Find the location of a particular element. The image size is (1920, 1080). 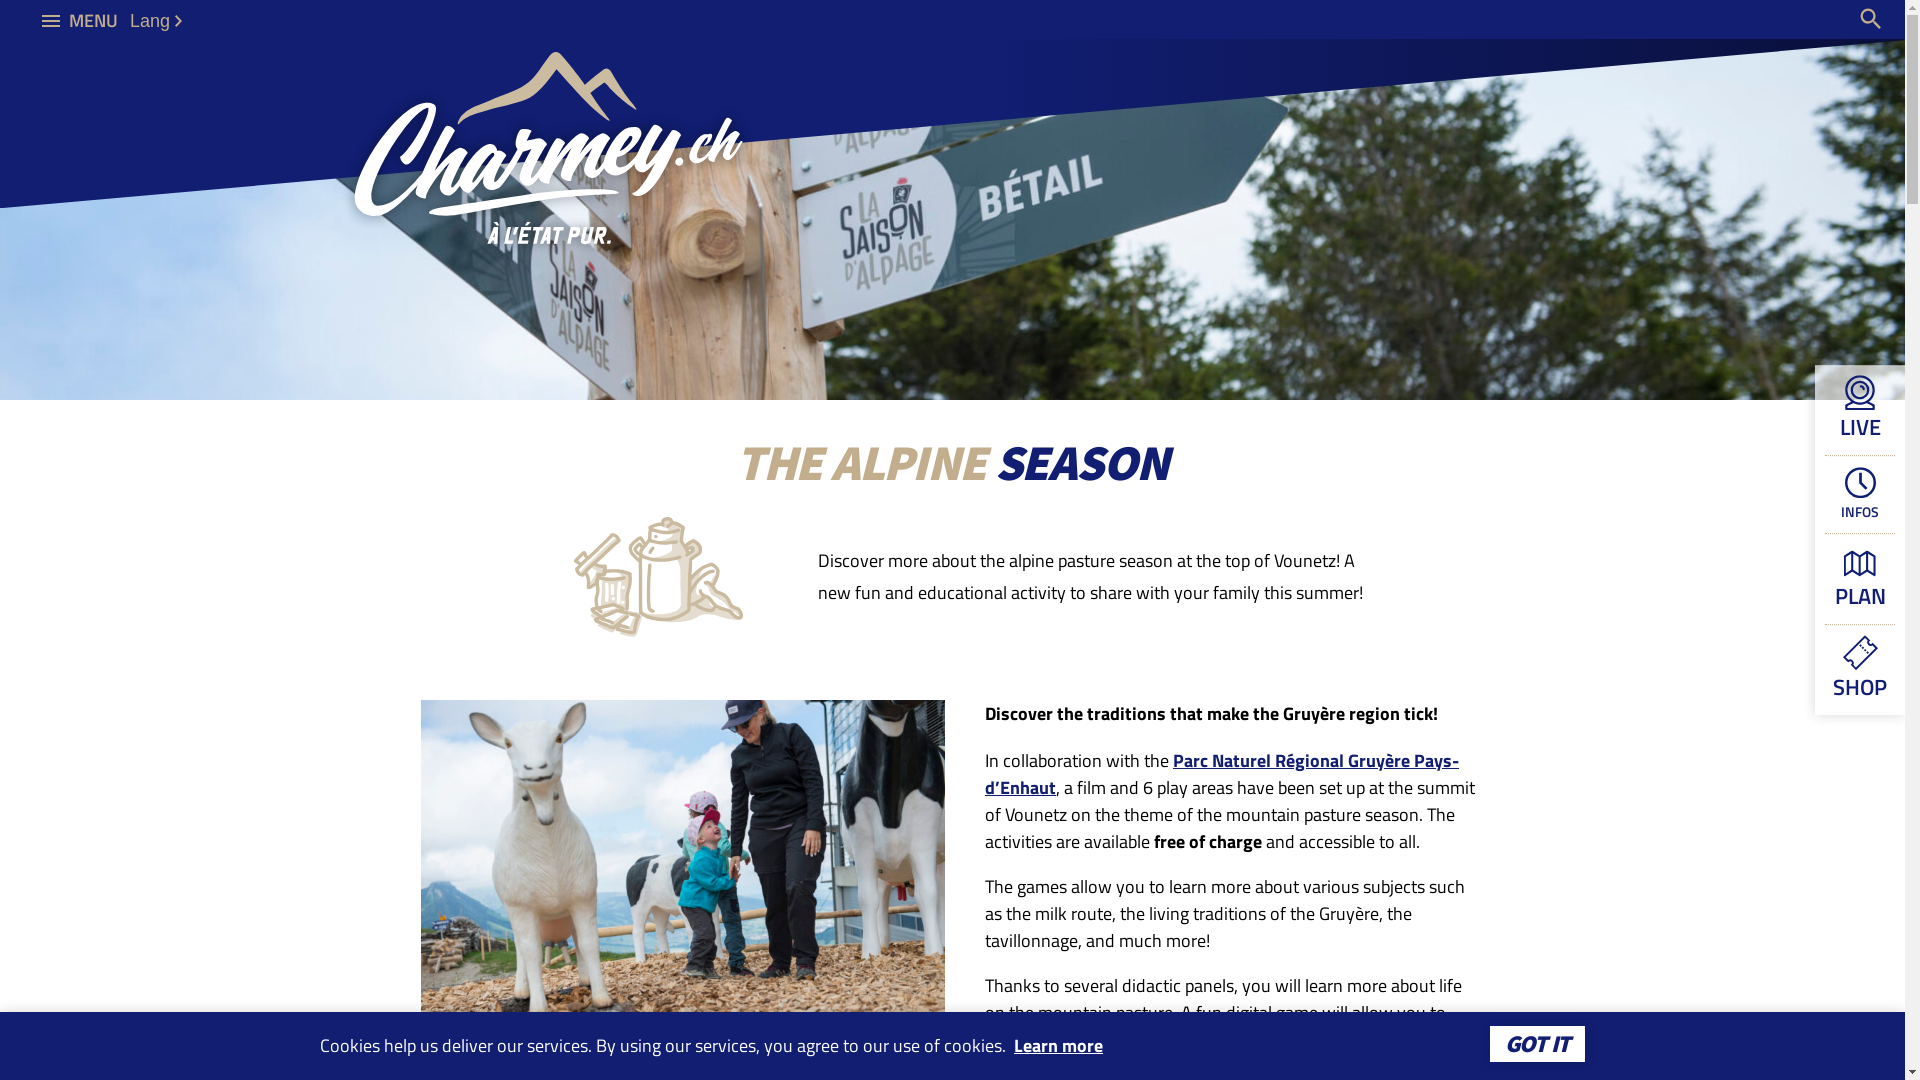

'INFOS' is located at coordinates (1859, 493).